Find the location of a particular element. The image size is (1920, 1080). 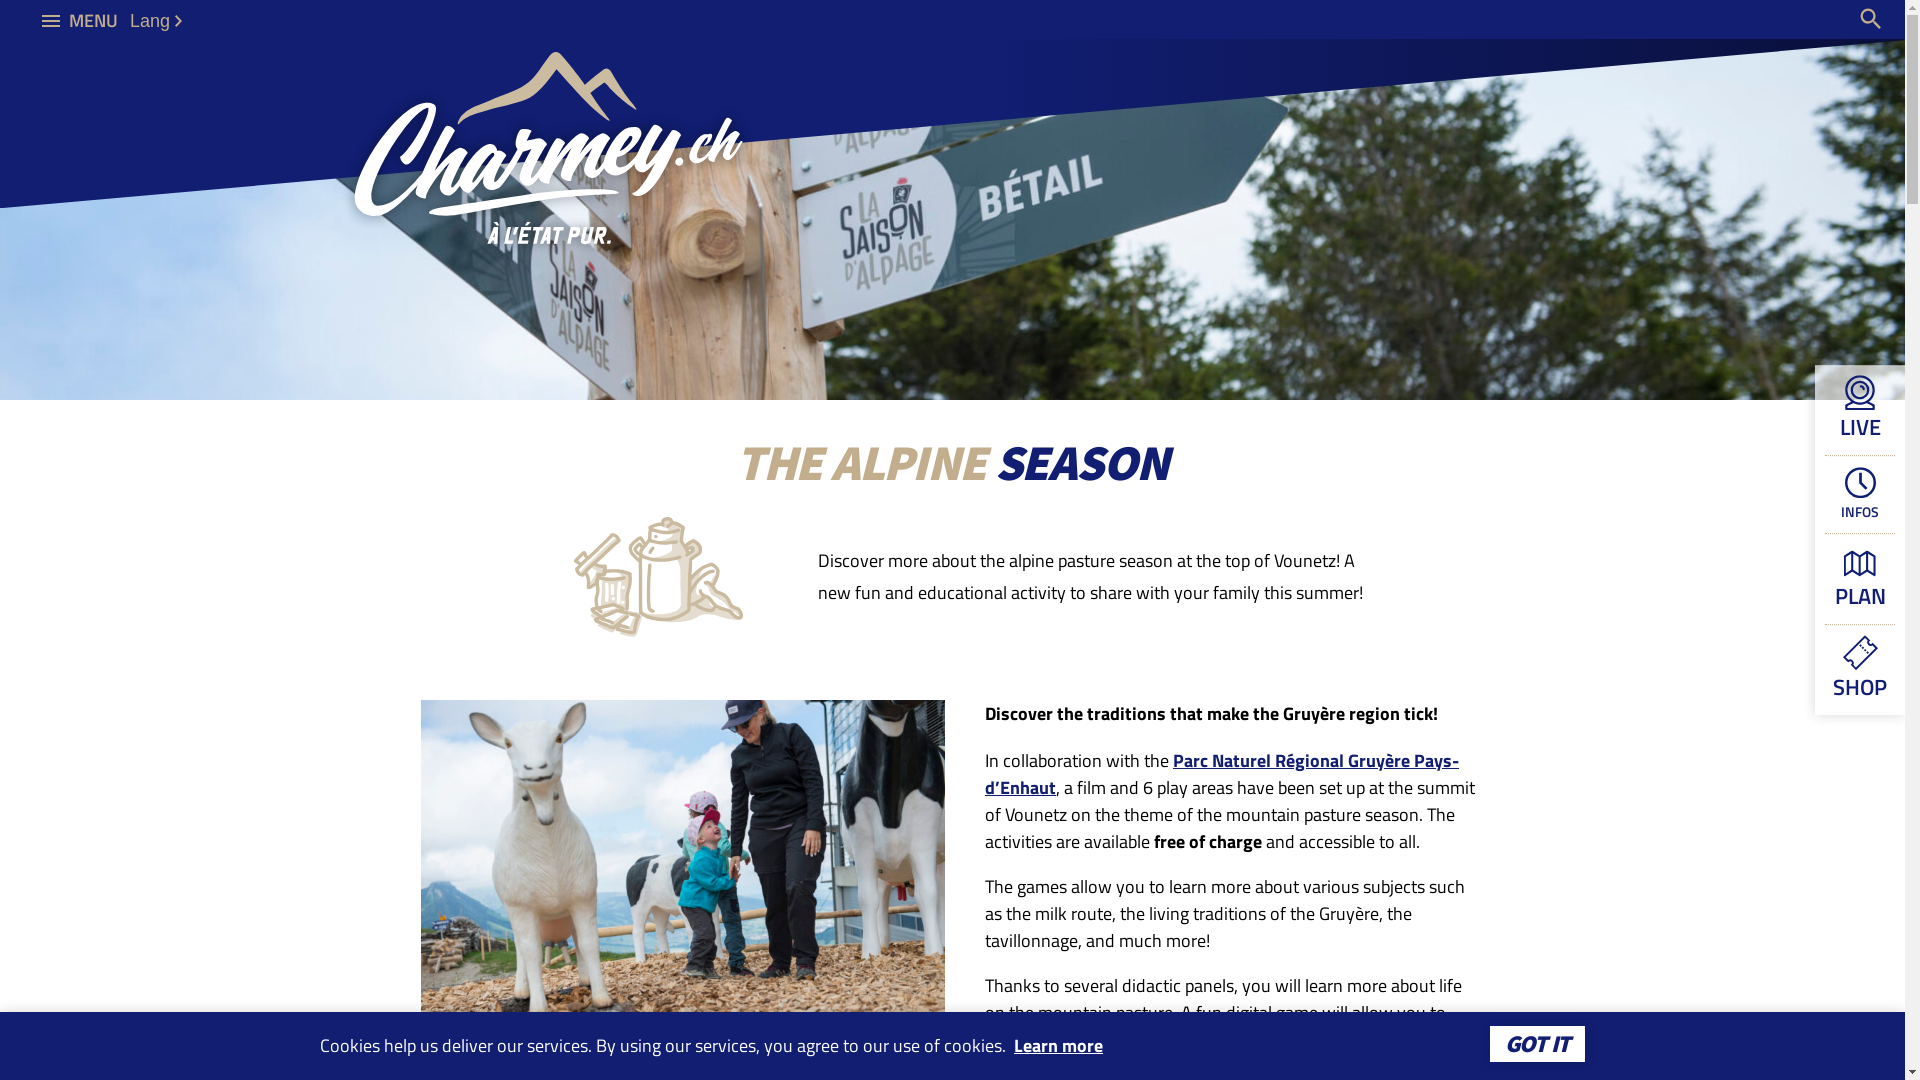

'INFOS' is located at coordinates (1859, 493).